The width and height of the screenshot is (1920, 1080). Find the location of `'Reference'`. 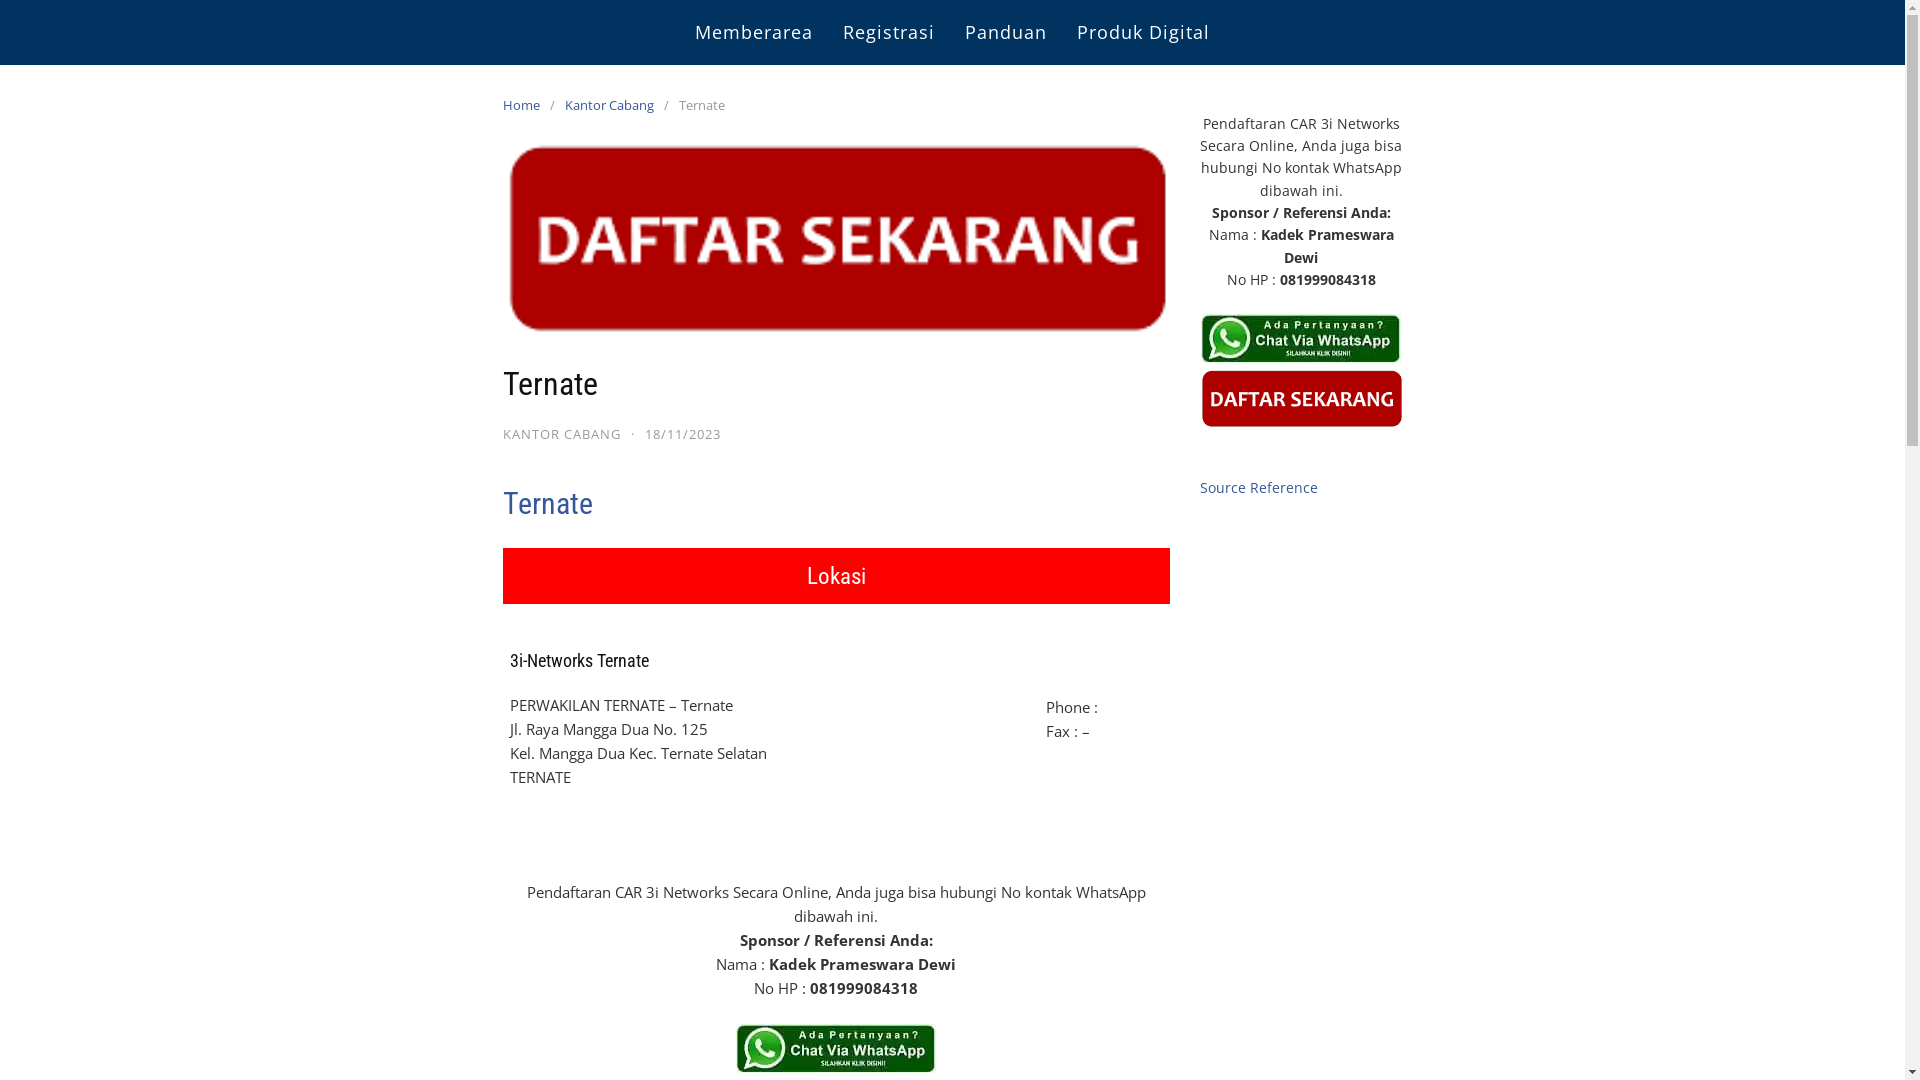

'Reference' is located at coordinates (1283, 487).